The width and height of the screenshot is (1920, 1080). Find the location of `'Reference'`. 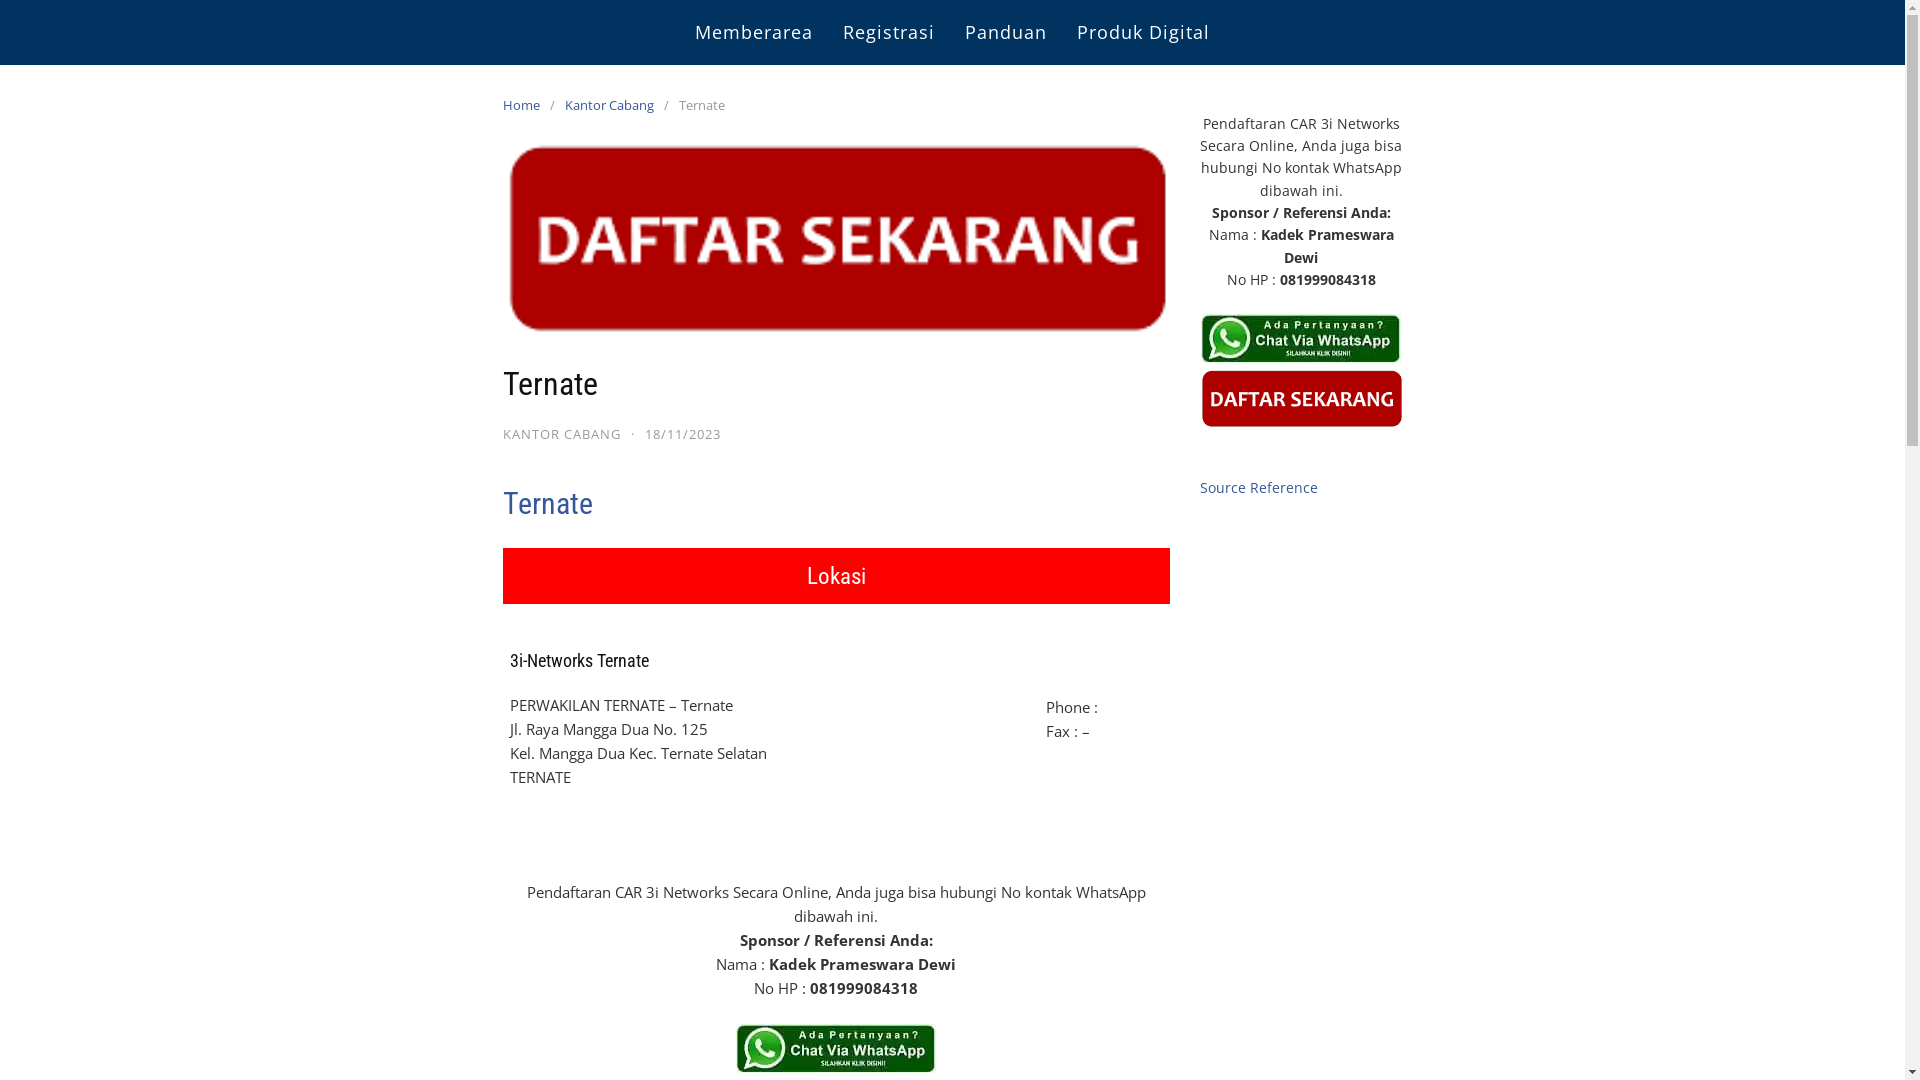

'Reference' is located at coordinates (1283, 487).